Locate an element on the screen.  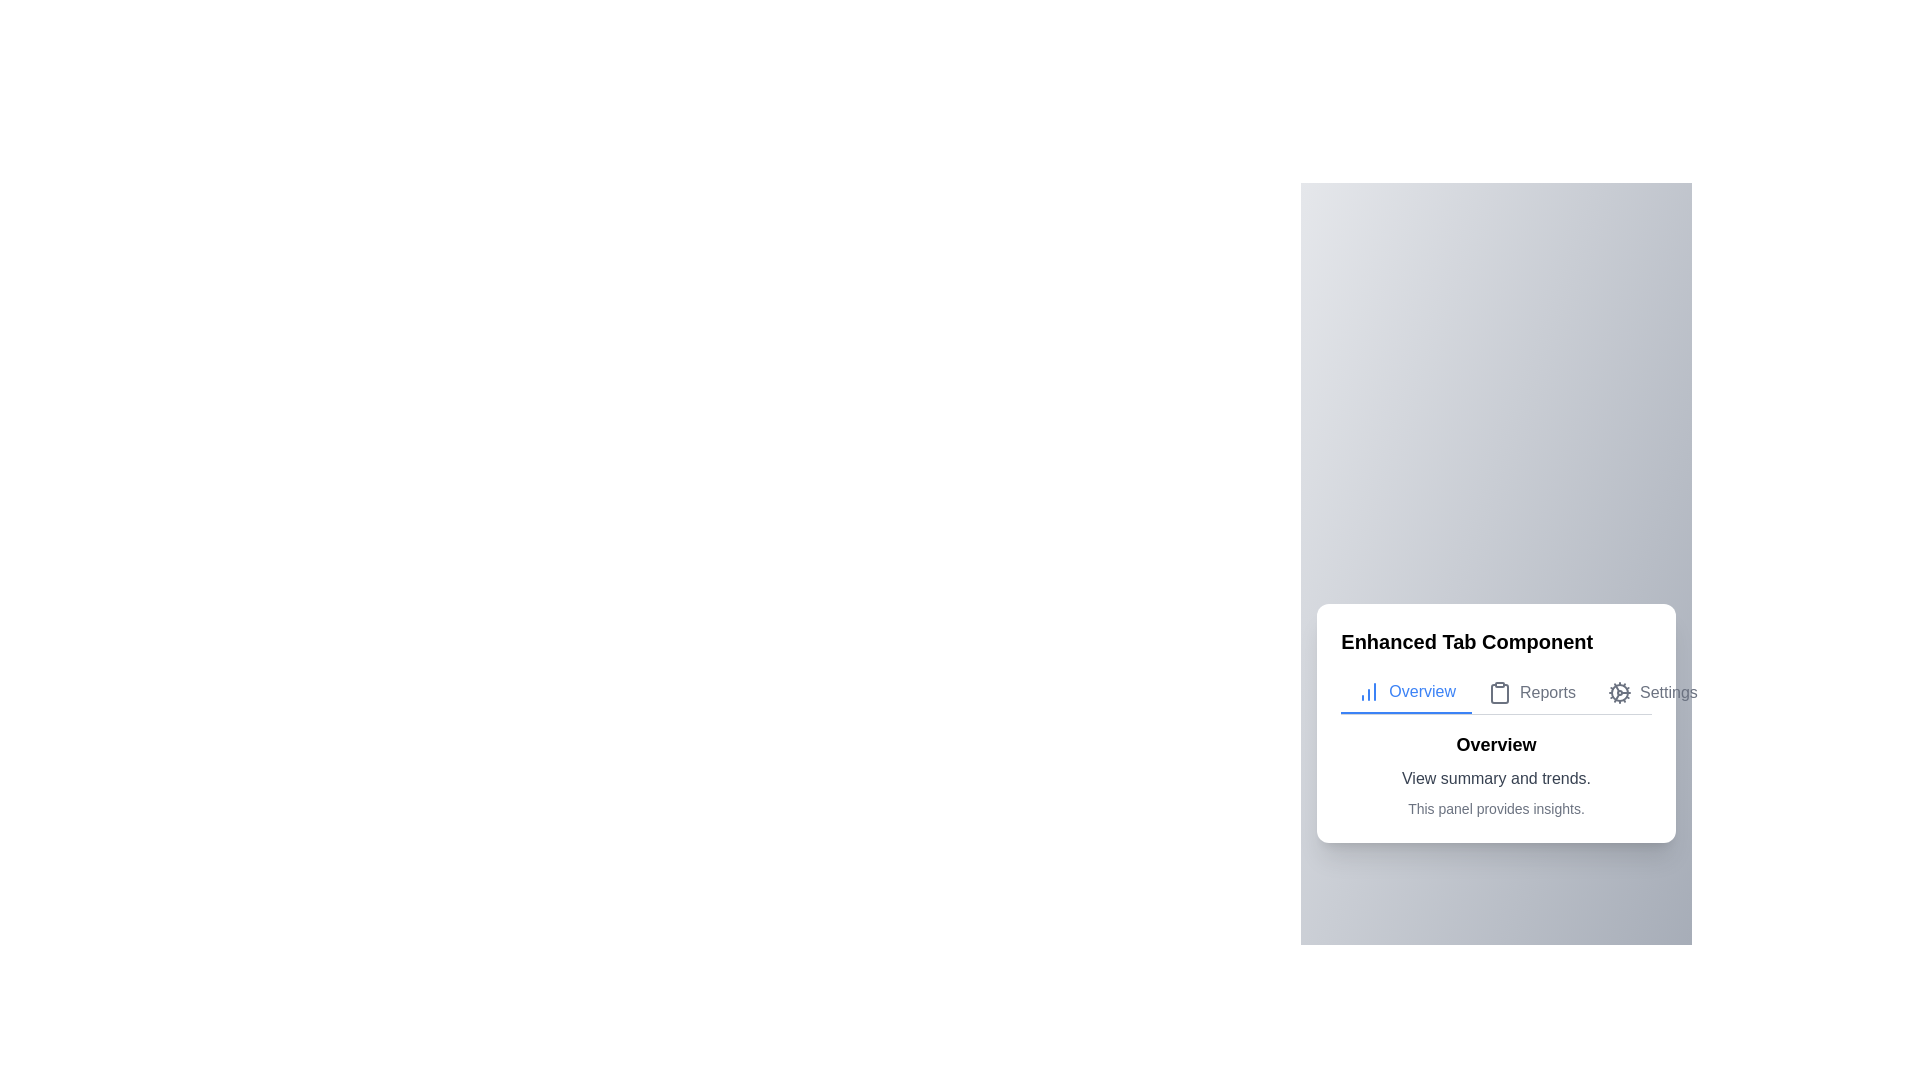
the Reports tab to navigate to it is located at coordinates (1530, 691).